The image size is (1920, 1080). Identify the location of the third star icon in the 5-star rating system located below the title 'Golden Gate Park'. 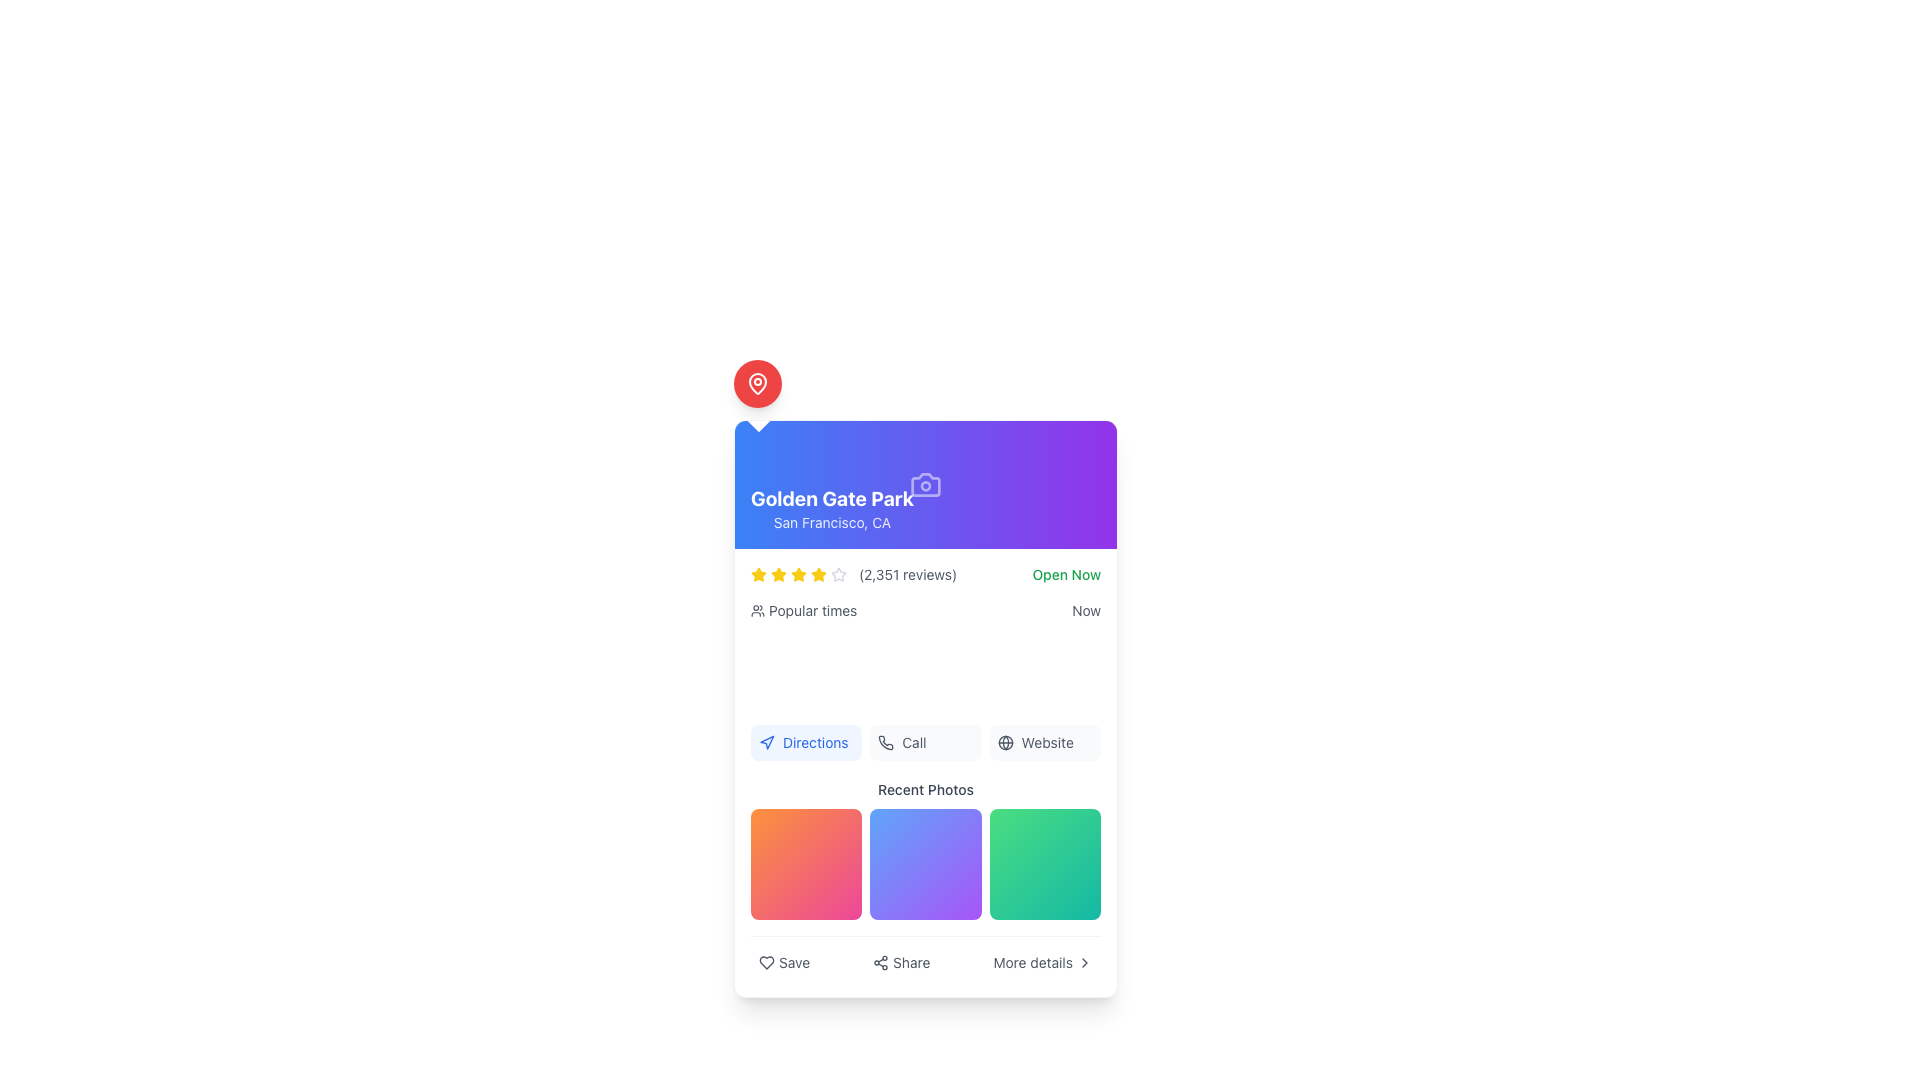
(757, 574).